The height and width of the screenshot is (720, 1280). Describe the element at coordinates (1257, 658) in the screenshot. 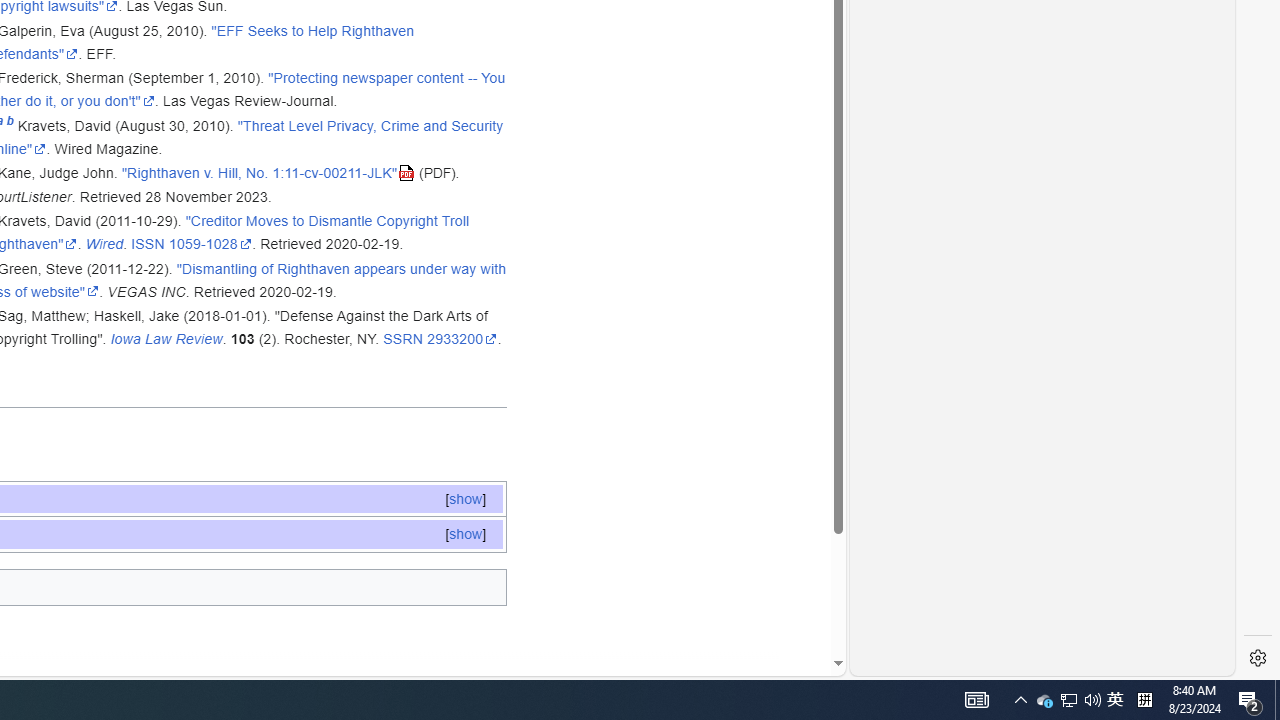

I see `'Settings'` at that location.